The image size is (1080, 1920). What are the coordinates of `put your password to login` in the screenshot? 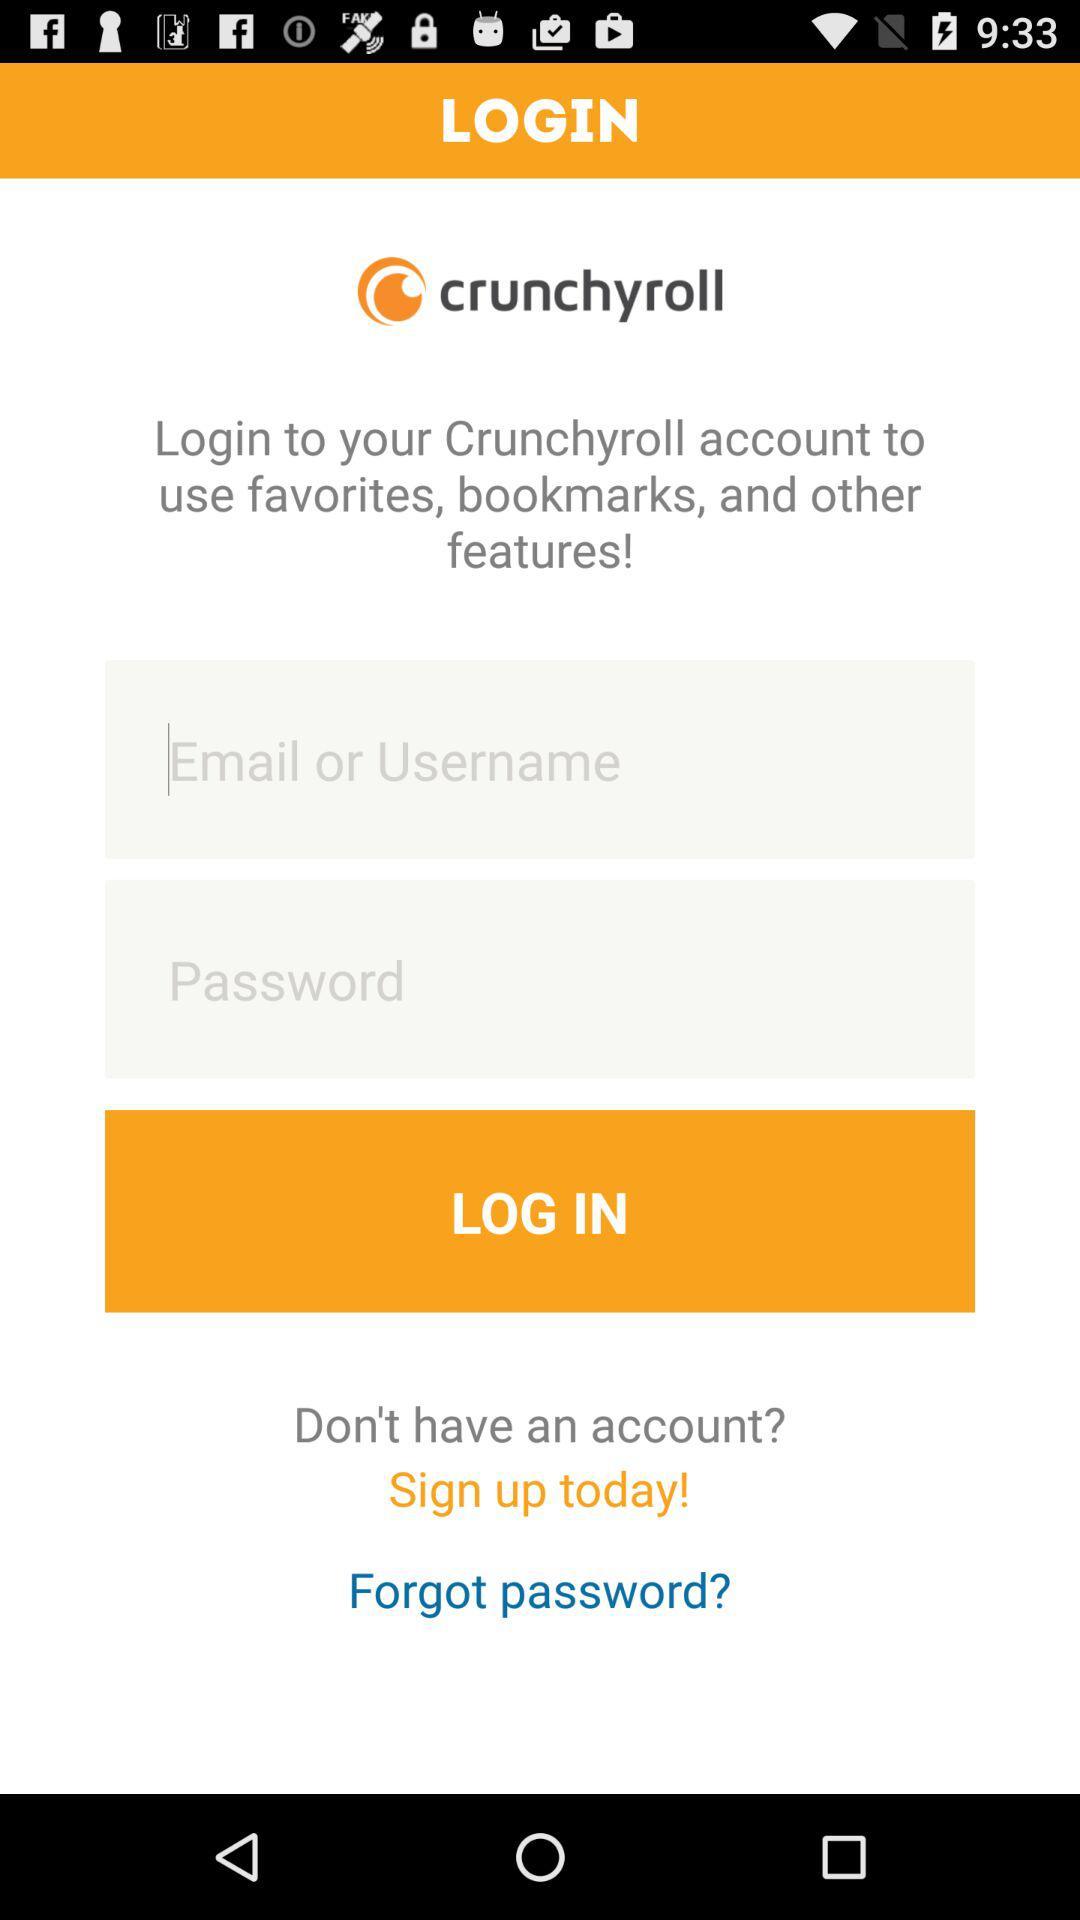 It's located at (540, 979).